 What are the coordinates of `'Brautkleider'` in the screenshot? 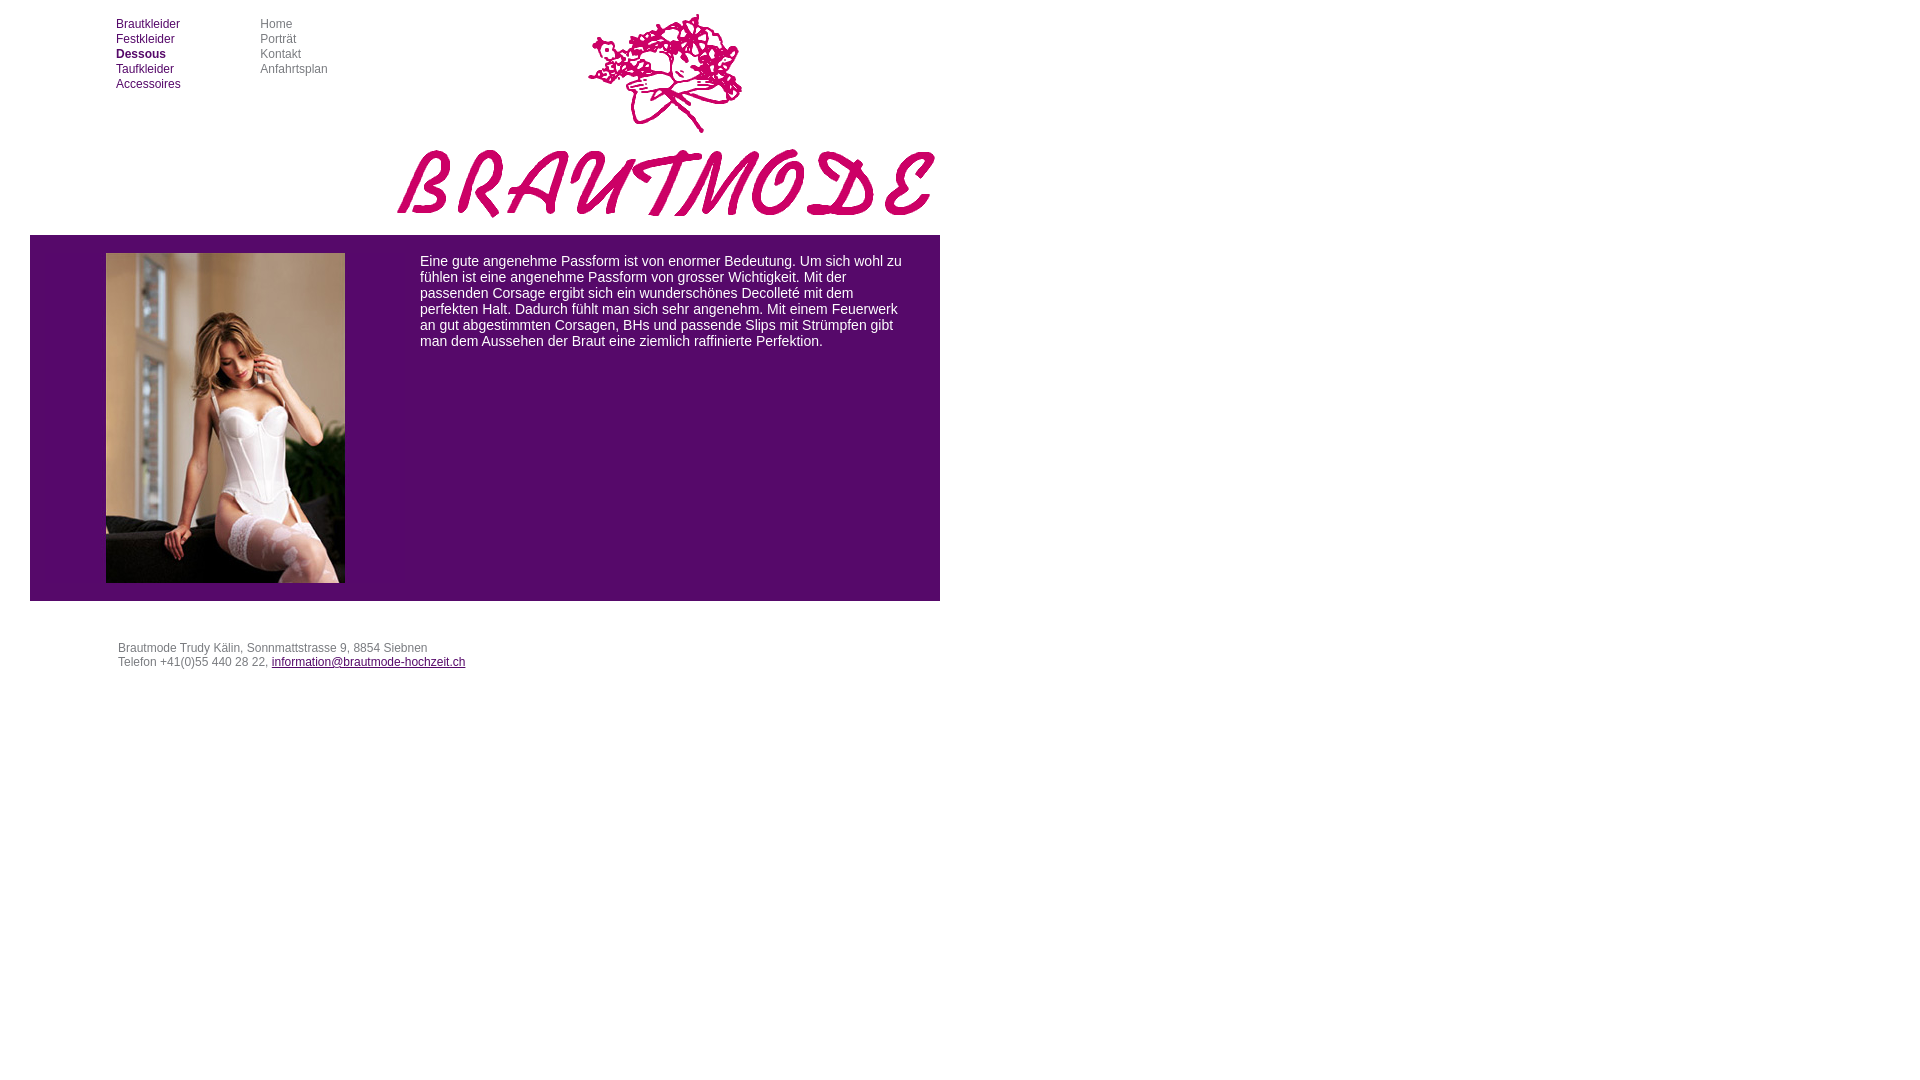 It's located at (147, 23).